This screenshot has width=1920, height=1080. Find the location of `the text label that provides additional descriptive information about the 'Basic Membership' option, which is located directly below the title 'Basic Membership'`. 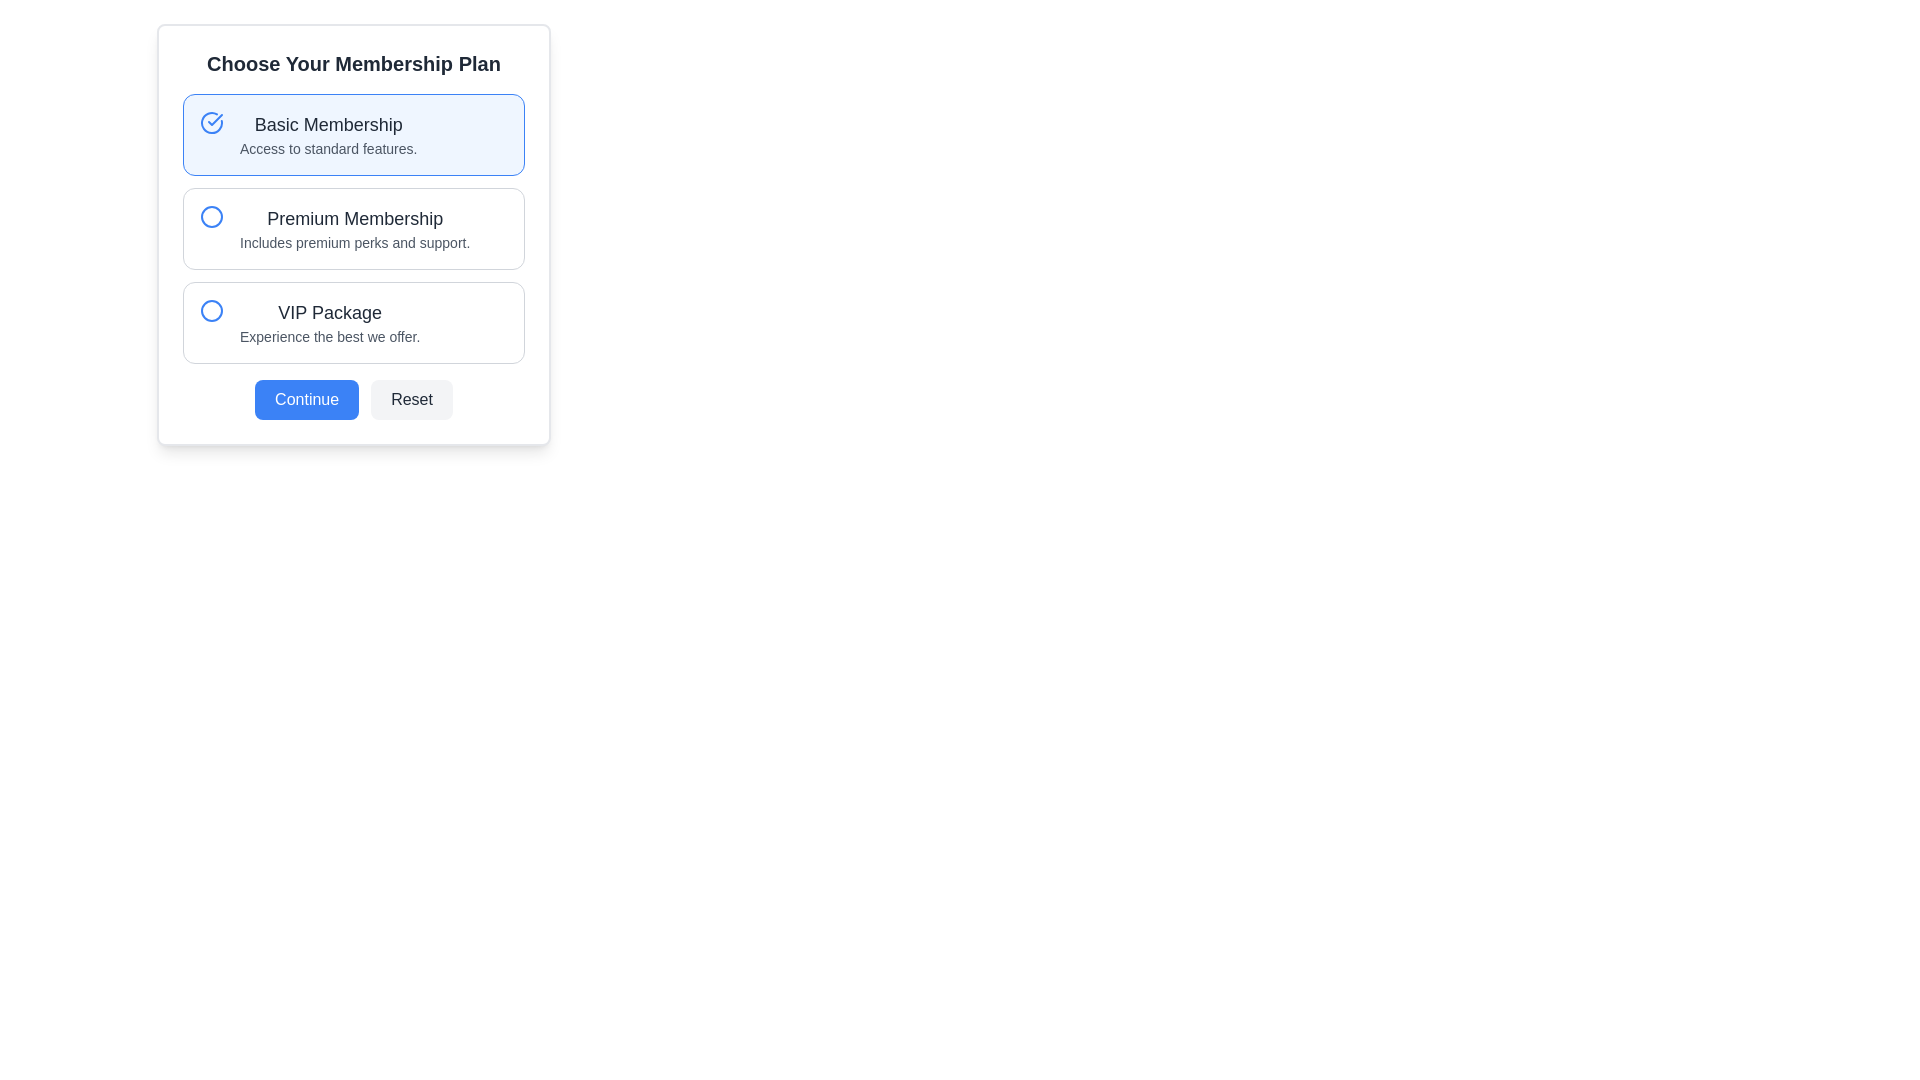

the text label that provides additional descriptive information about the 'Basic Membership' option, which is located directly below the title 'Basic Membership' is located at coordinates (328, 148).